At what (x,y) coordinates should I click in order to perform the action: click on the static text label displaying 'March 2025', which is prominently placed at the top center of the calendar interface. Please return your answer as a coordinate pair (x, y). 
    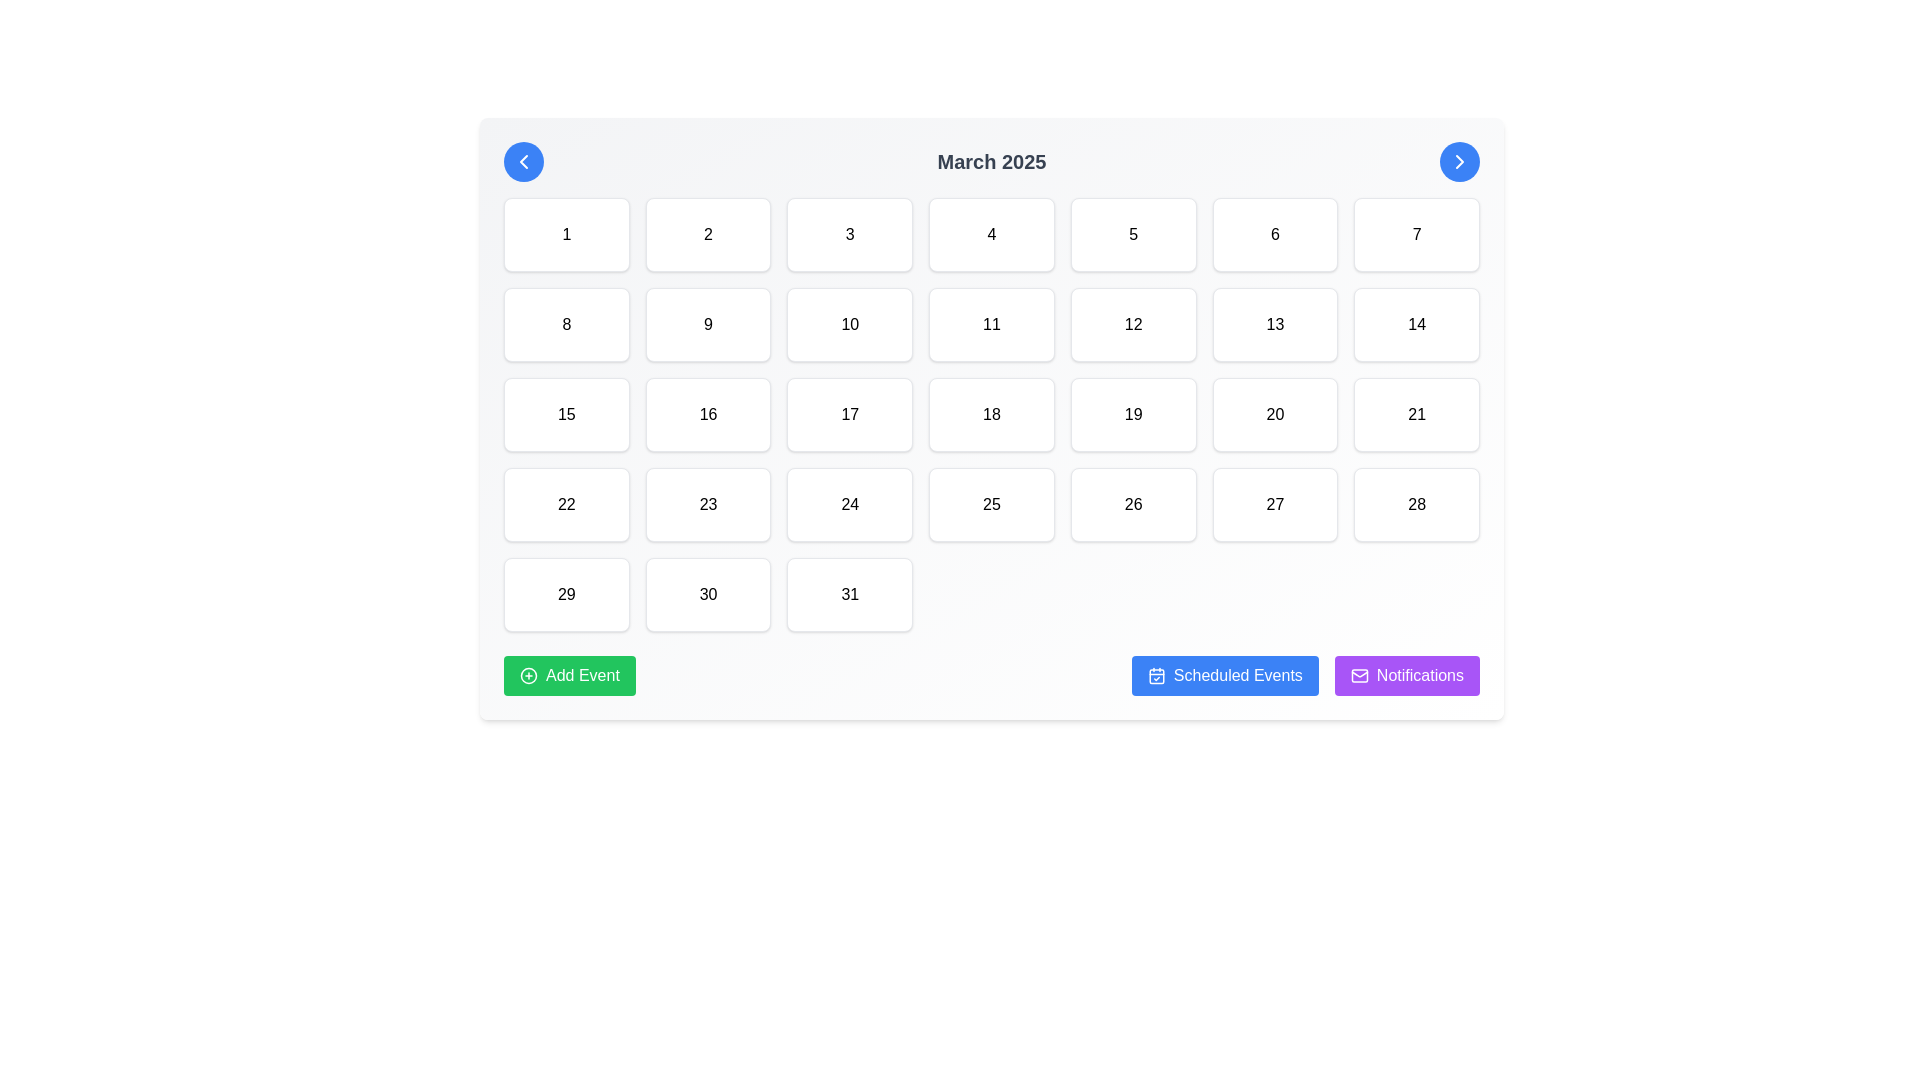
    Looking at the image, I should click on (992, 161).